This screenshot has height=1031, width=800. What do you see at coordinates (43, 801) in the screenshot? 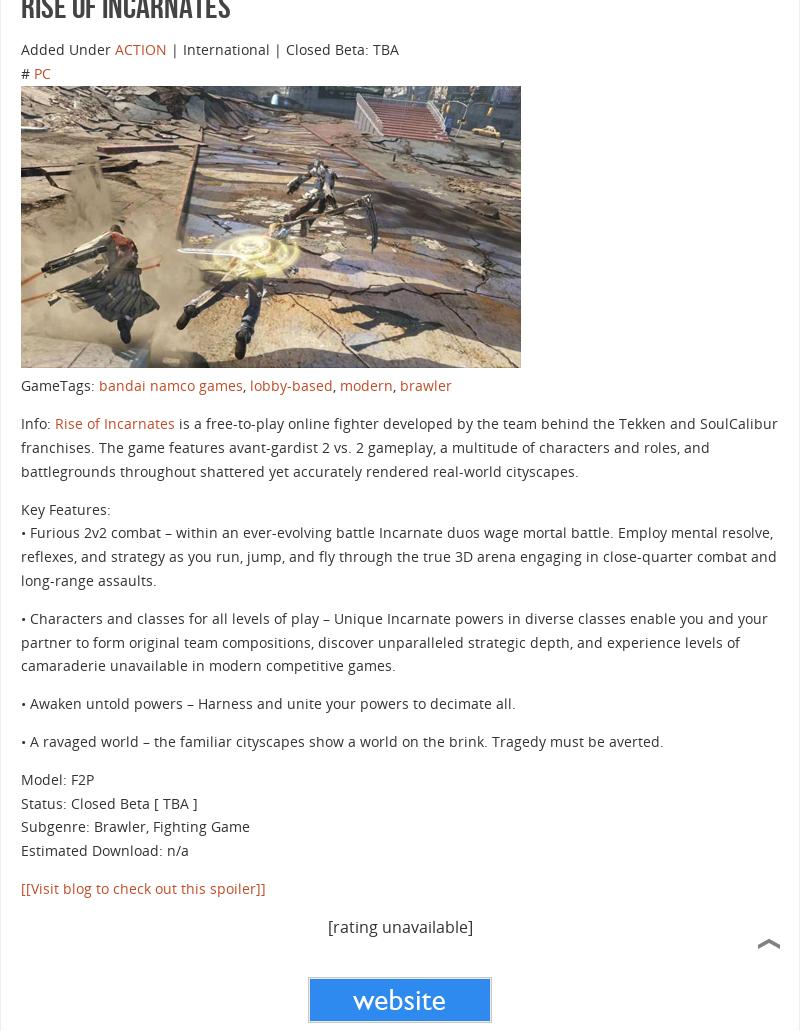
I see `'Status:'` at bounding box center [43, 801].